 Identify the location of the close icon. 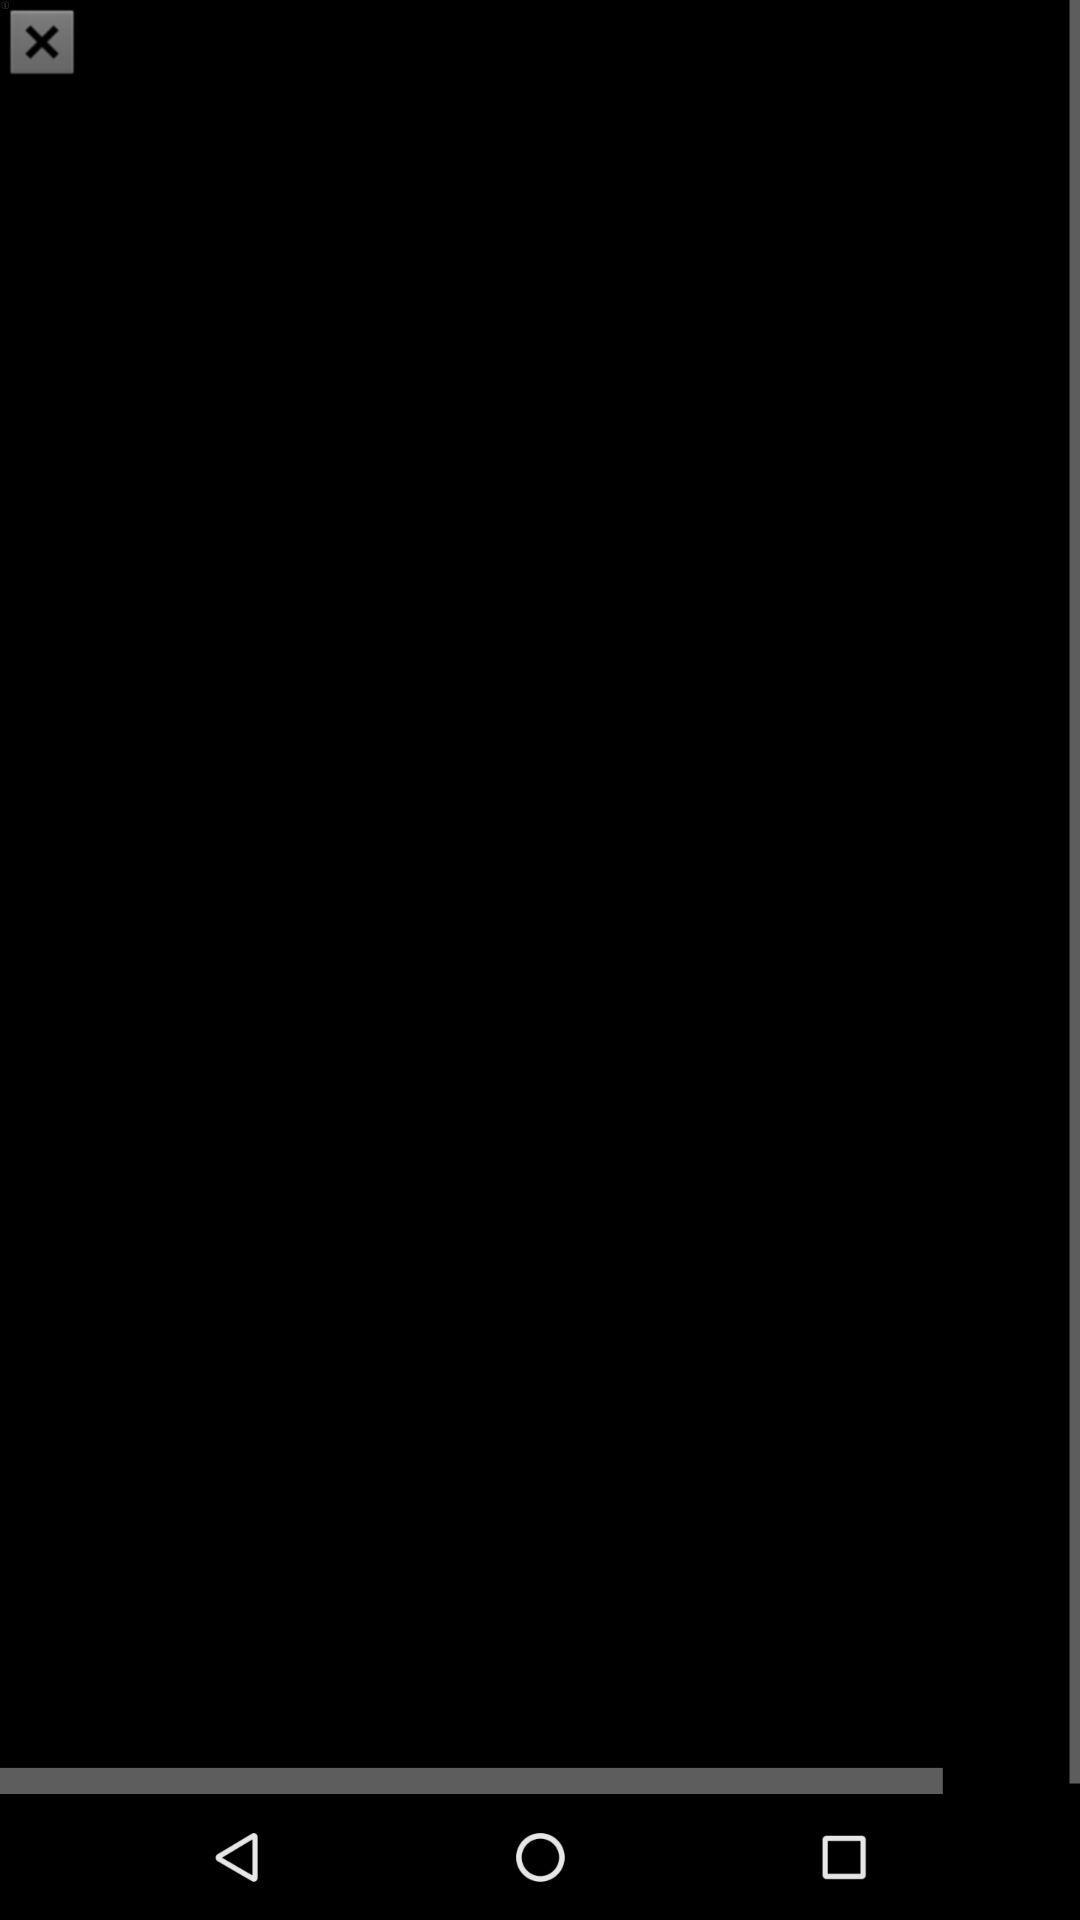
(42, 44).